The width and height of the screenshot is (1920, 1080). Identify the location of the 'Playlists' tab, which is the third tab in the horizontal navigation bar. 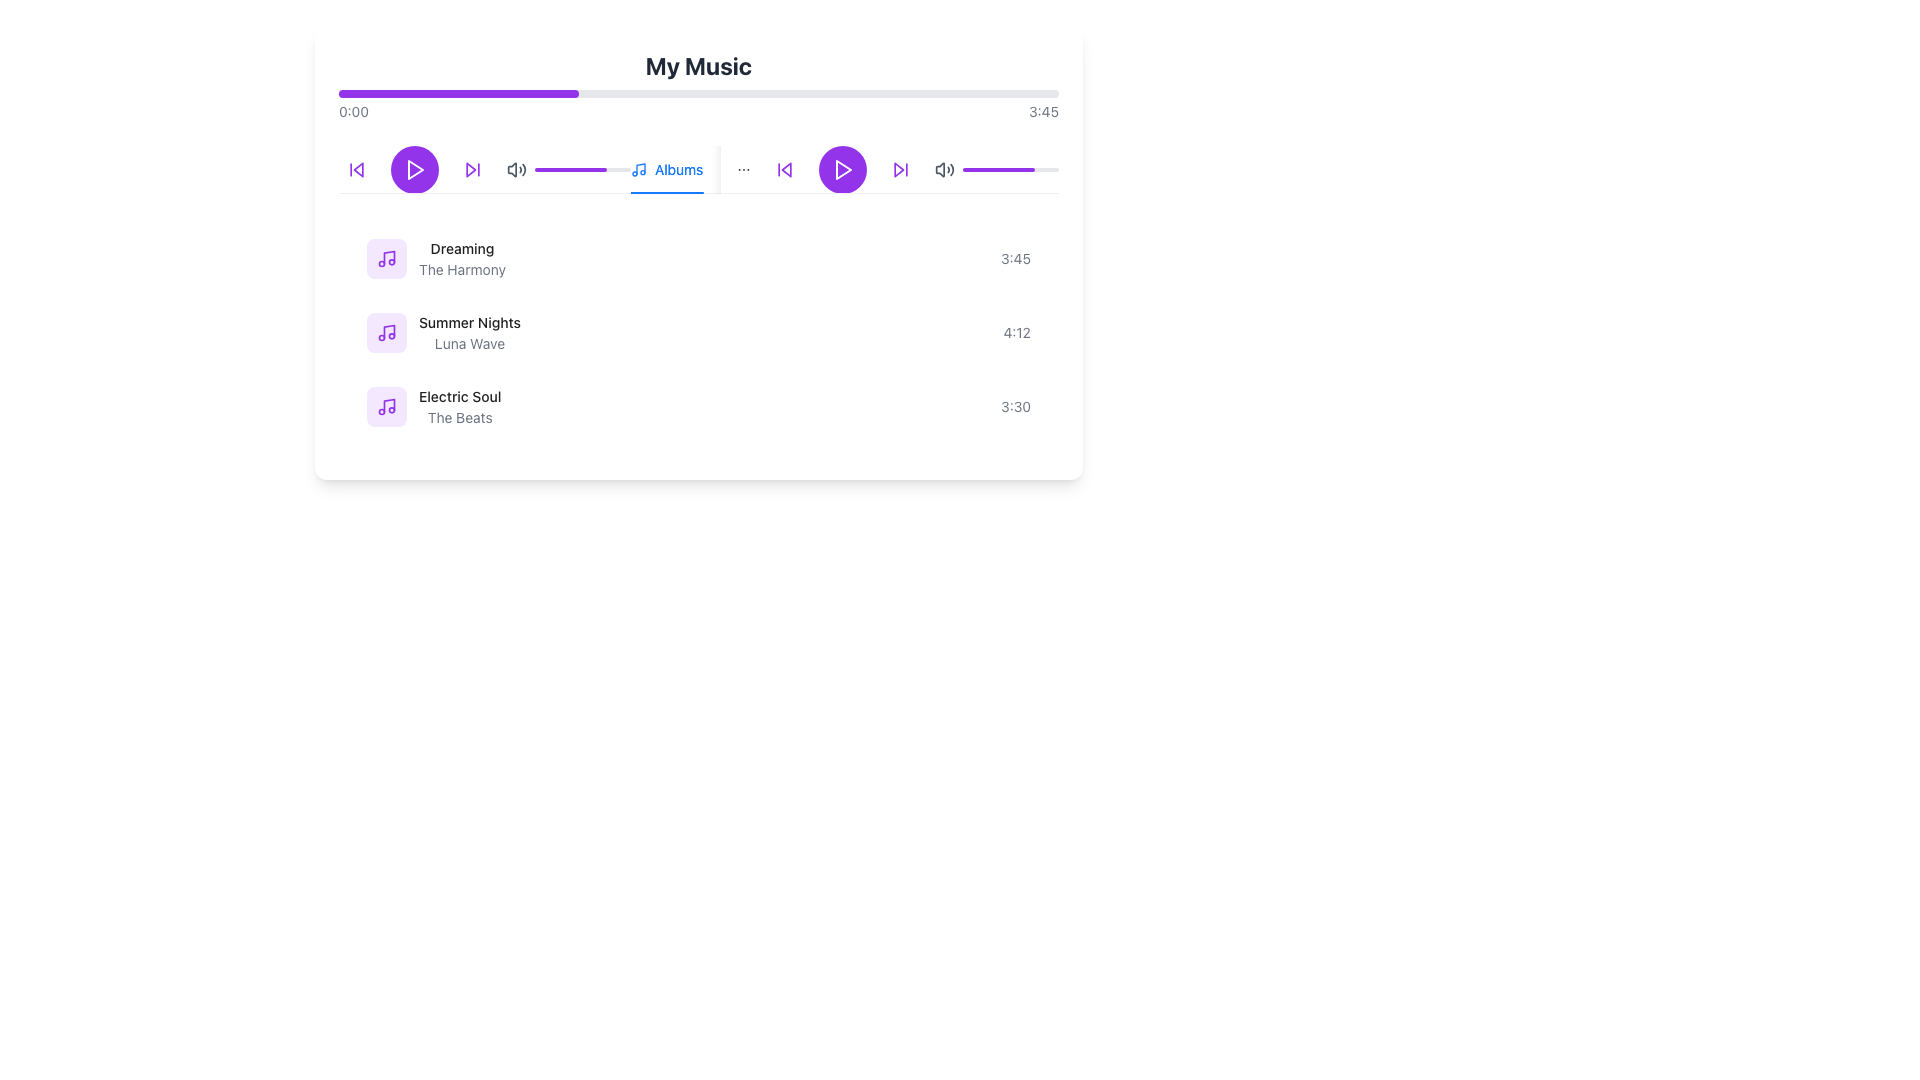
(871, 168).